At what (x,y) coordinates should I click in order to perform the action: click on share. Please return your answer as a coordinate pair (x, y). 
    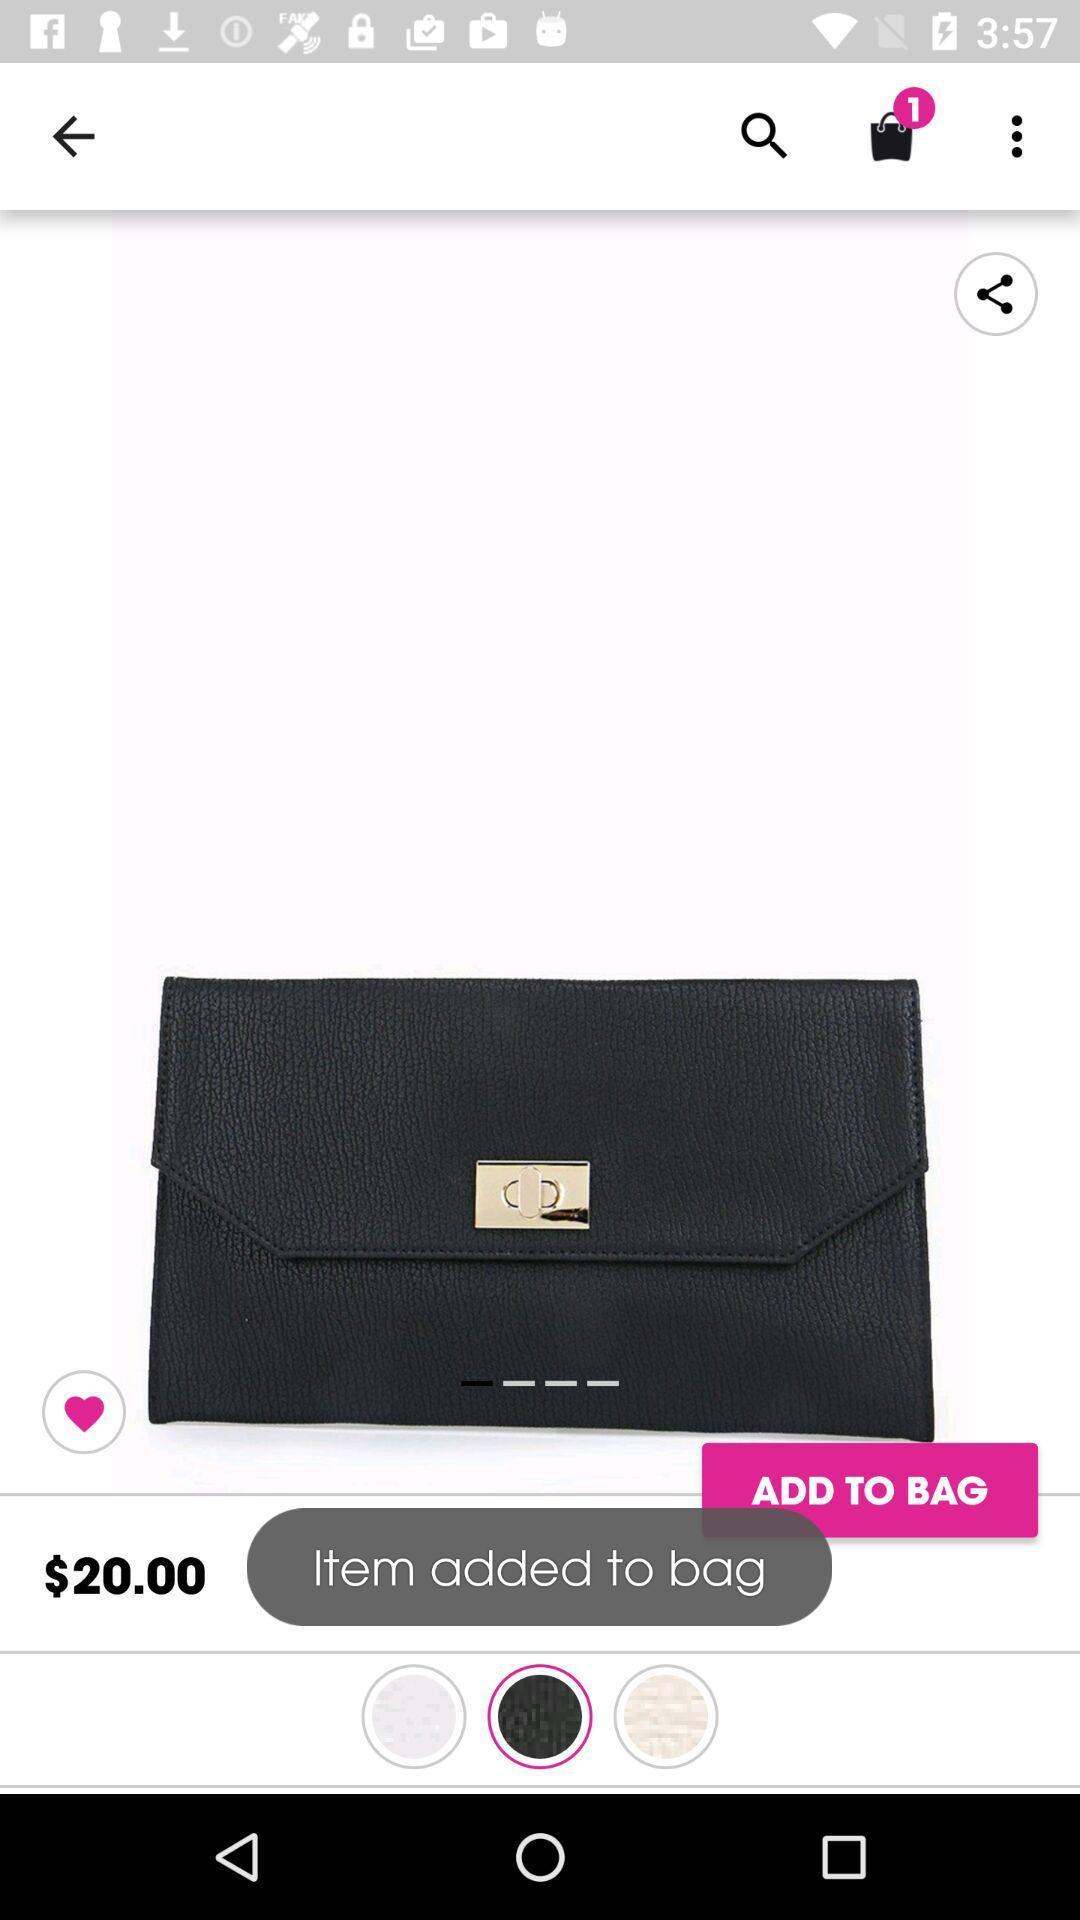
    Looking at the image, I should click on (995, 292).